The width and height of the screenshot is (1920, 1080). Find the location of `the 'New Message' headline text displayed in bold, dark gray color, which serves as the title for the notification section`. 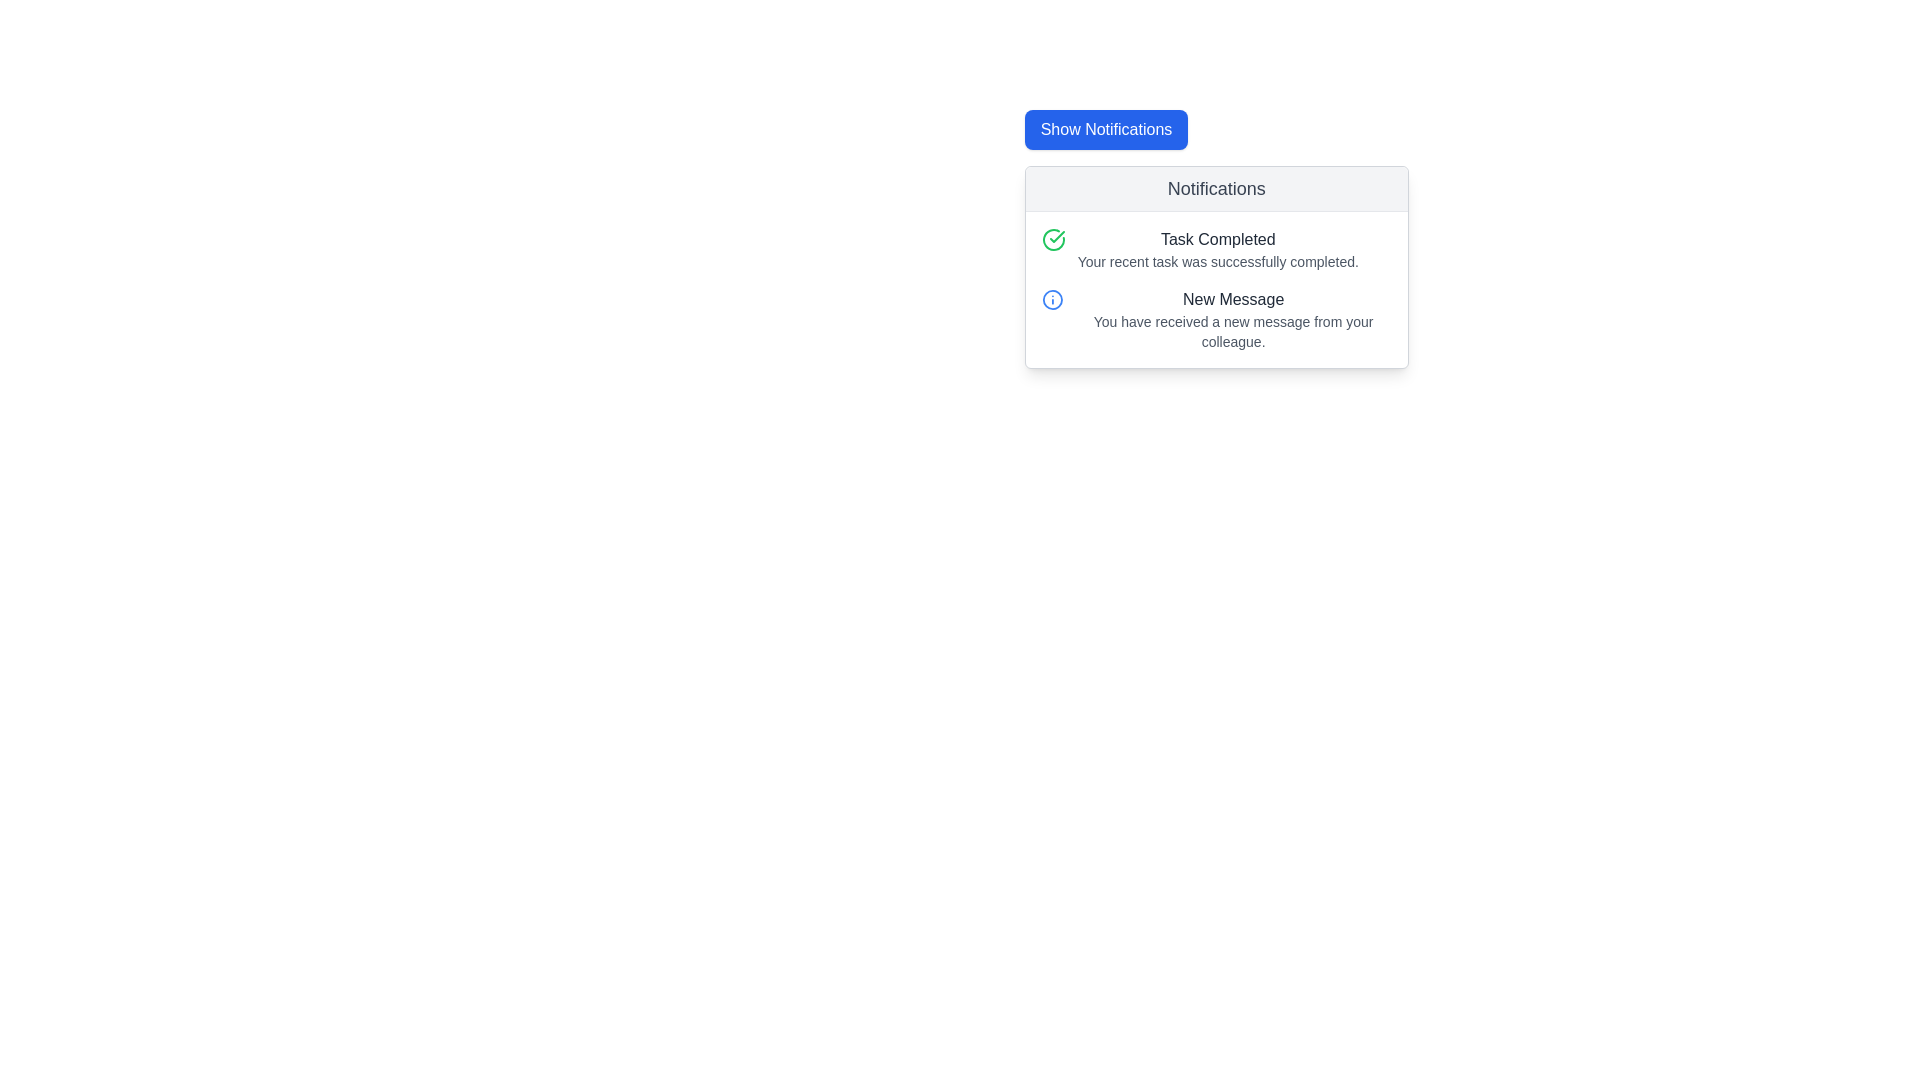

the 'New Message' headline text displayed in bold, dark gray color, which serves as the title for the notification section is located at coordinates (1232, 300).